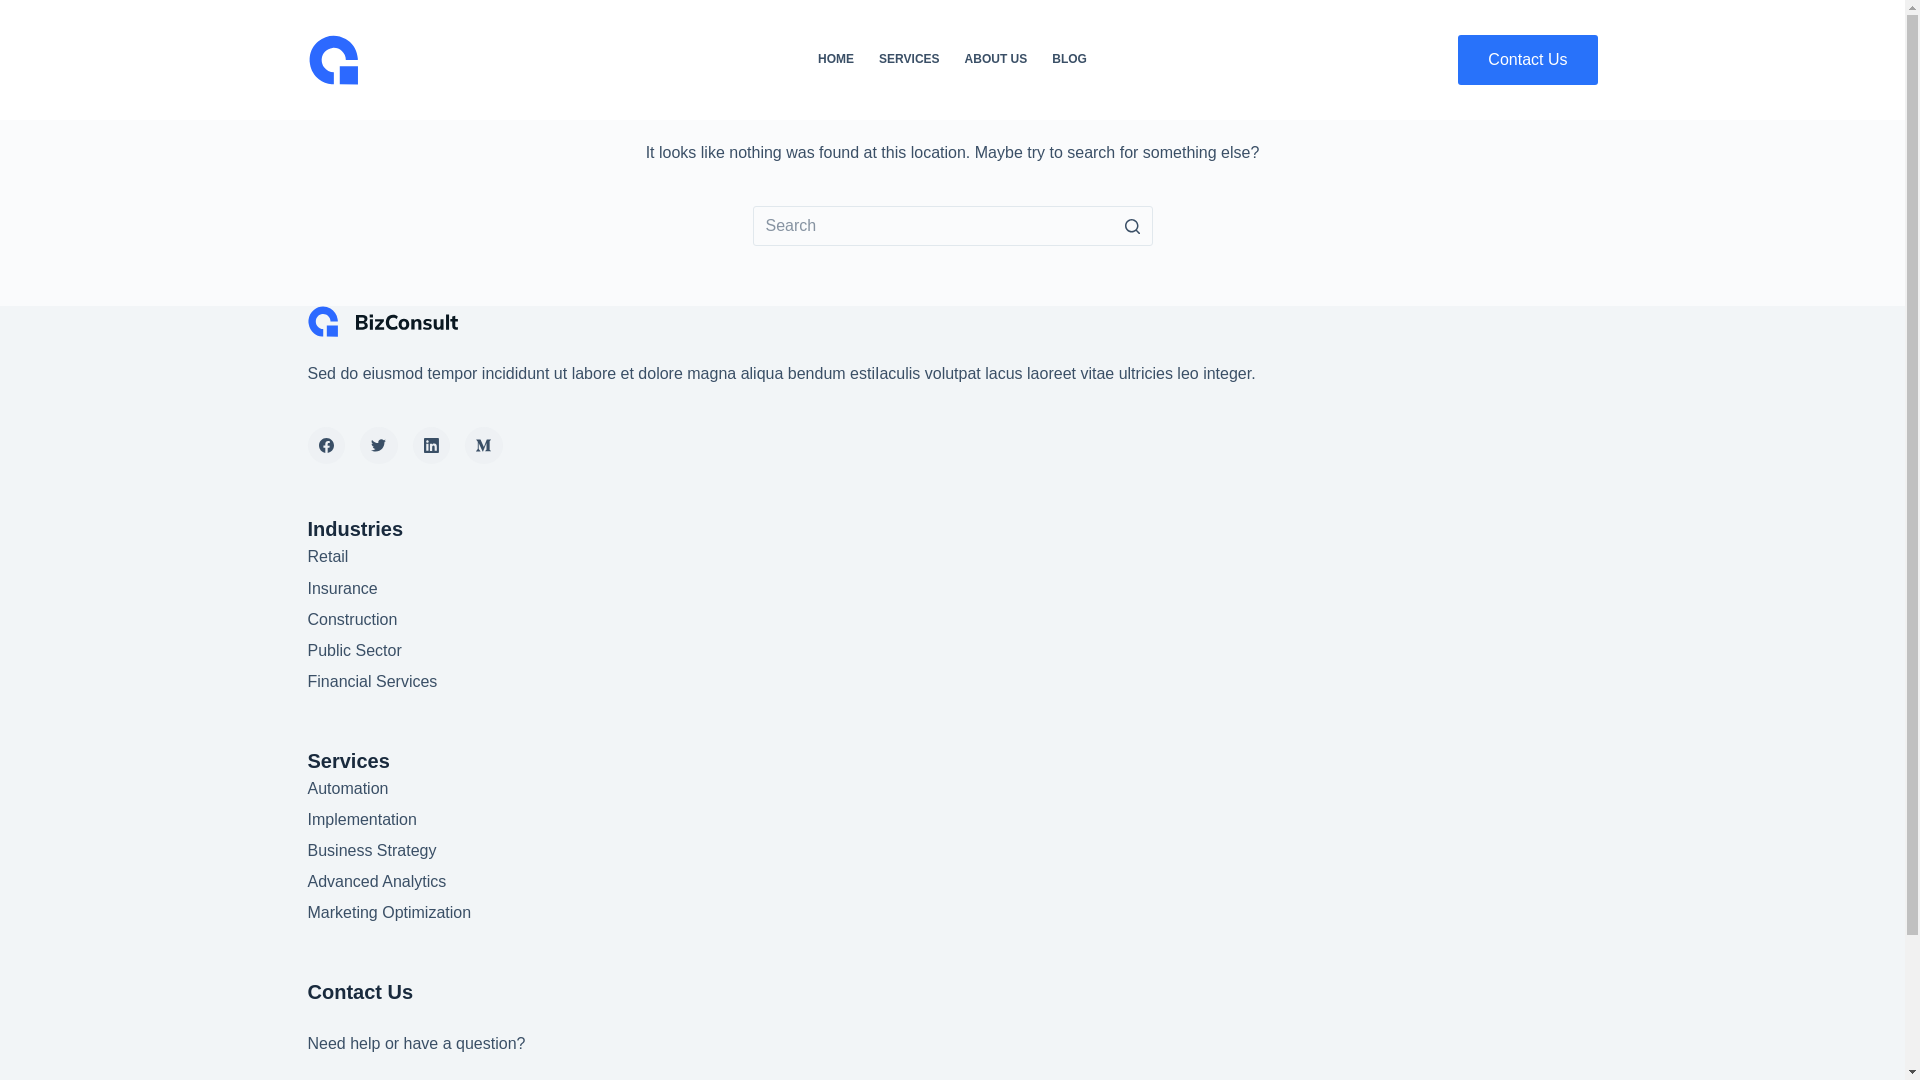 Image resolution: width=1920 pixels, height=1080 pixels. Describe the element at coordinates (353, 618) in the screenshot. I see `'Construction'` at that location.